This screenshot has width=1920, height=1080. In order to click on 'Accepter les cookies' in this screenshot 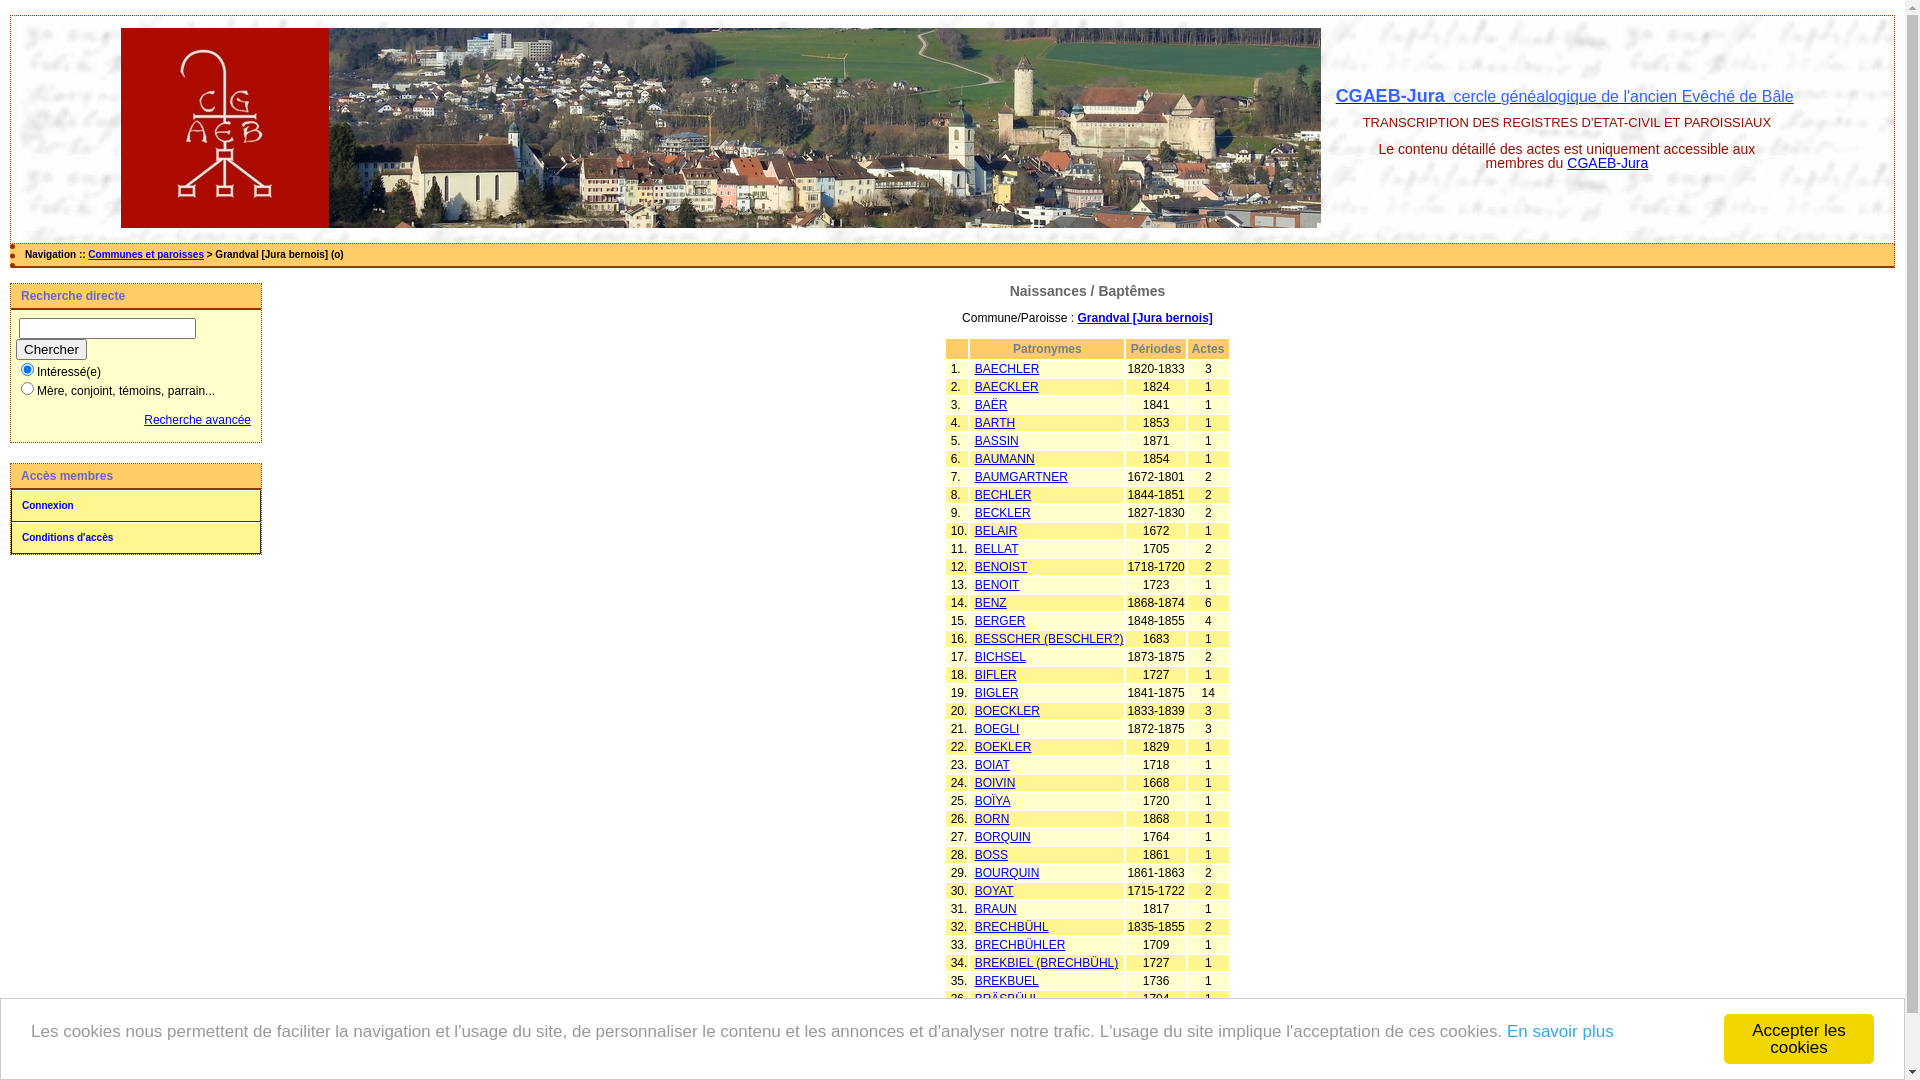, I will do `click(1799, 1037)`.